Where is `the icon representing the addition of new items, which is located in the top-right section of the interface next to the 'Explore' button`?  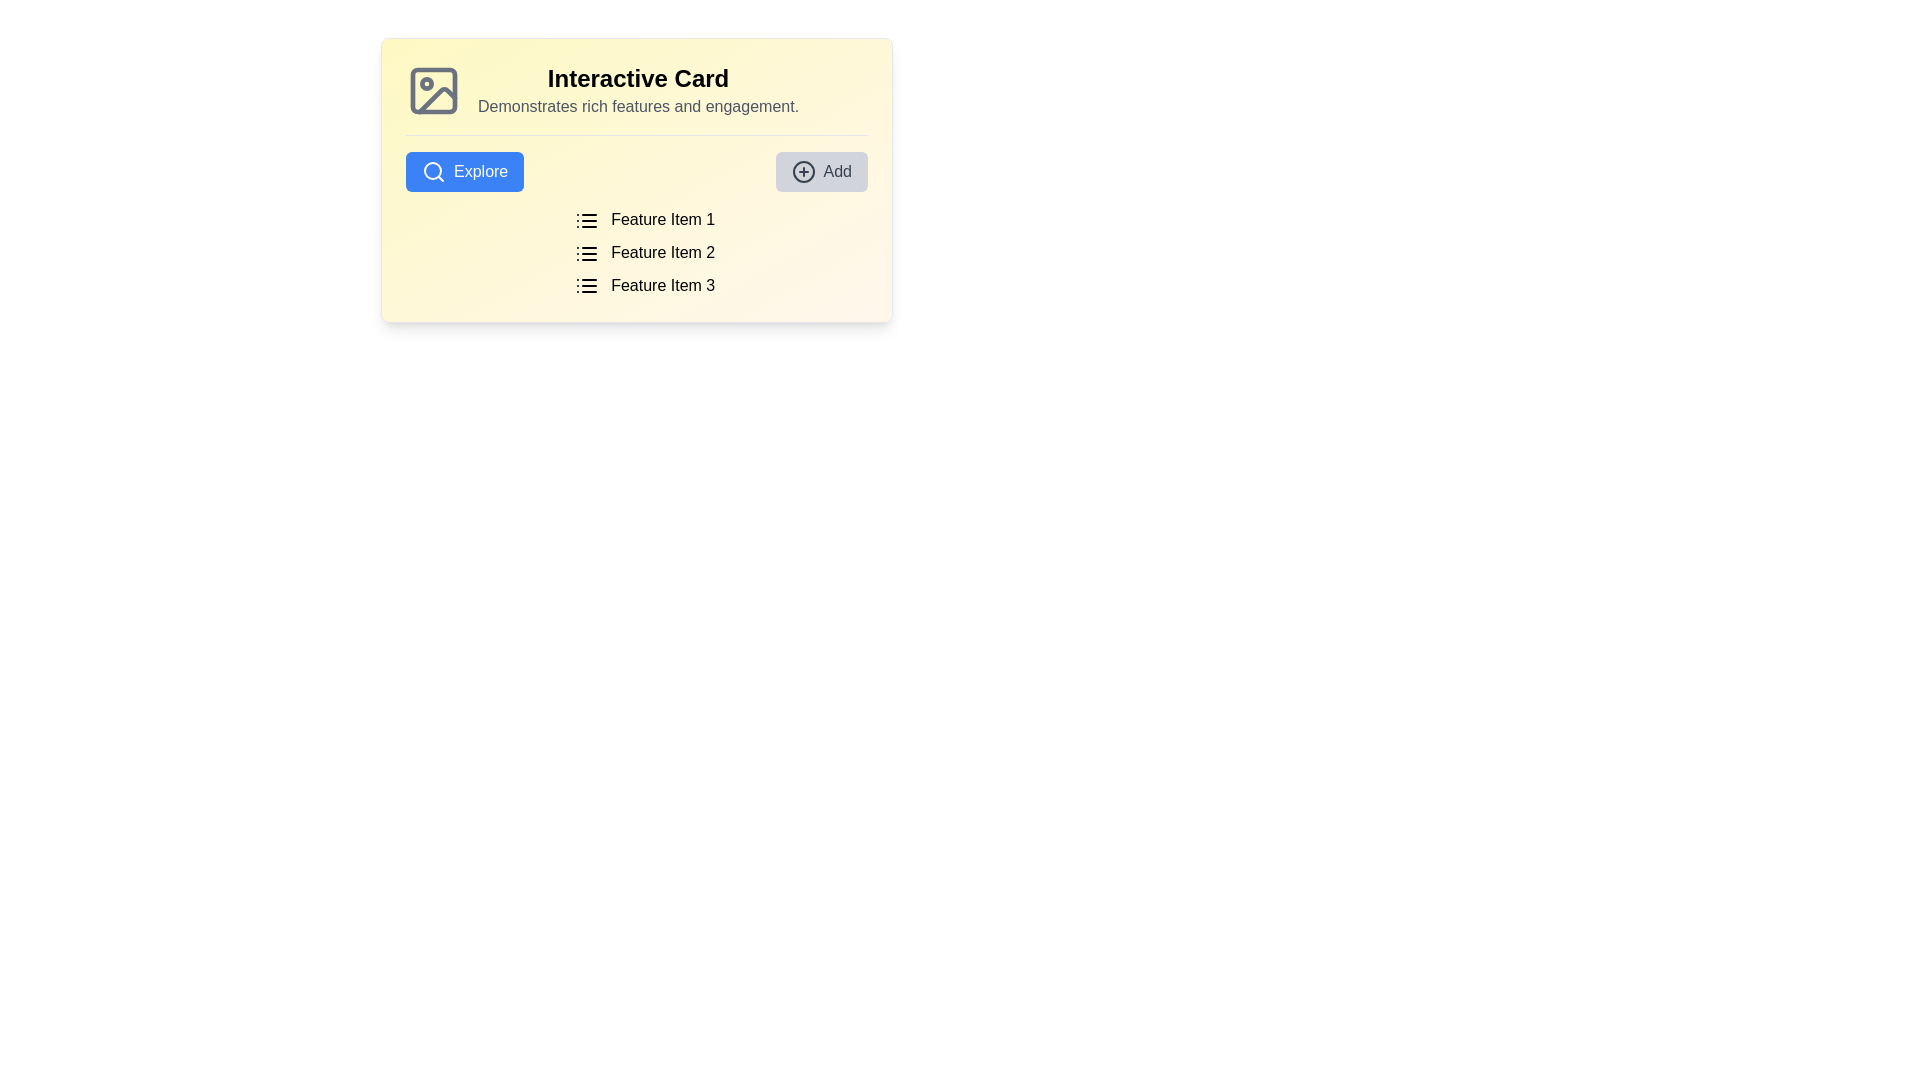 the icon representing the addition of new items, which is located in the top-right section of the interface next to the 'Explore' button is located at coordinates (803, 171).